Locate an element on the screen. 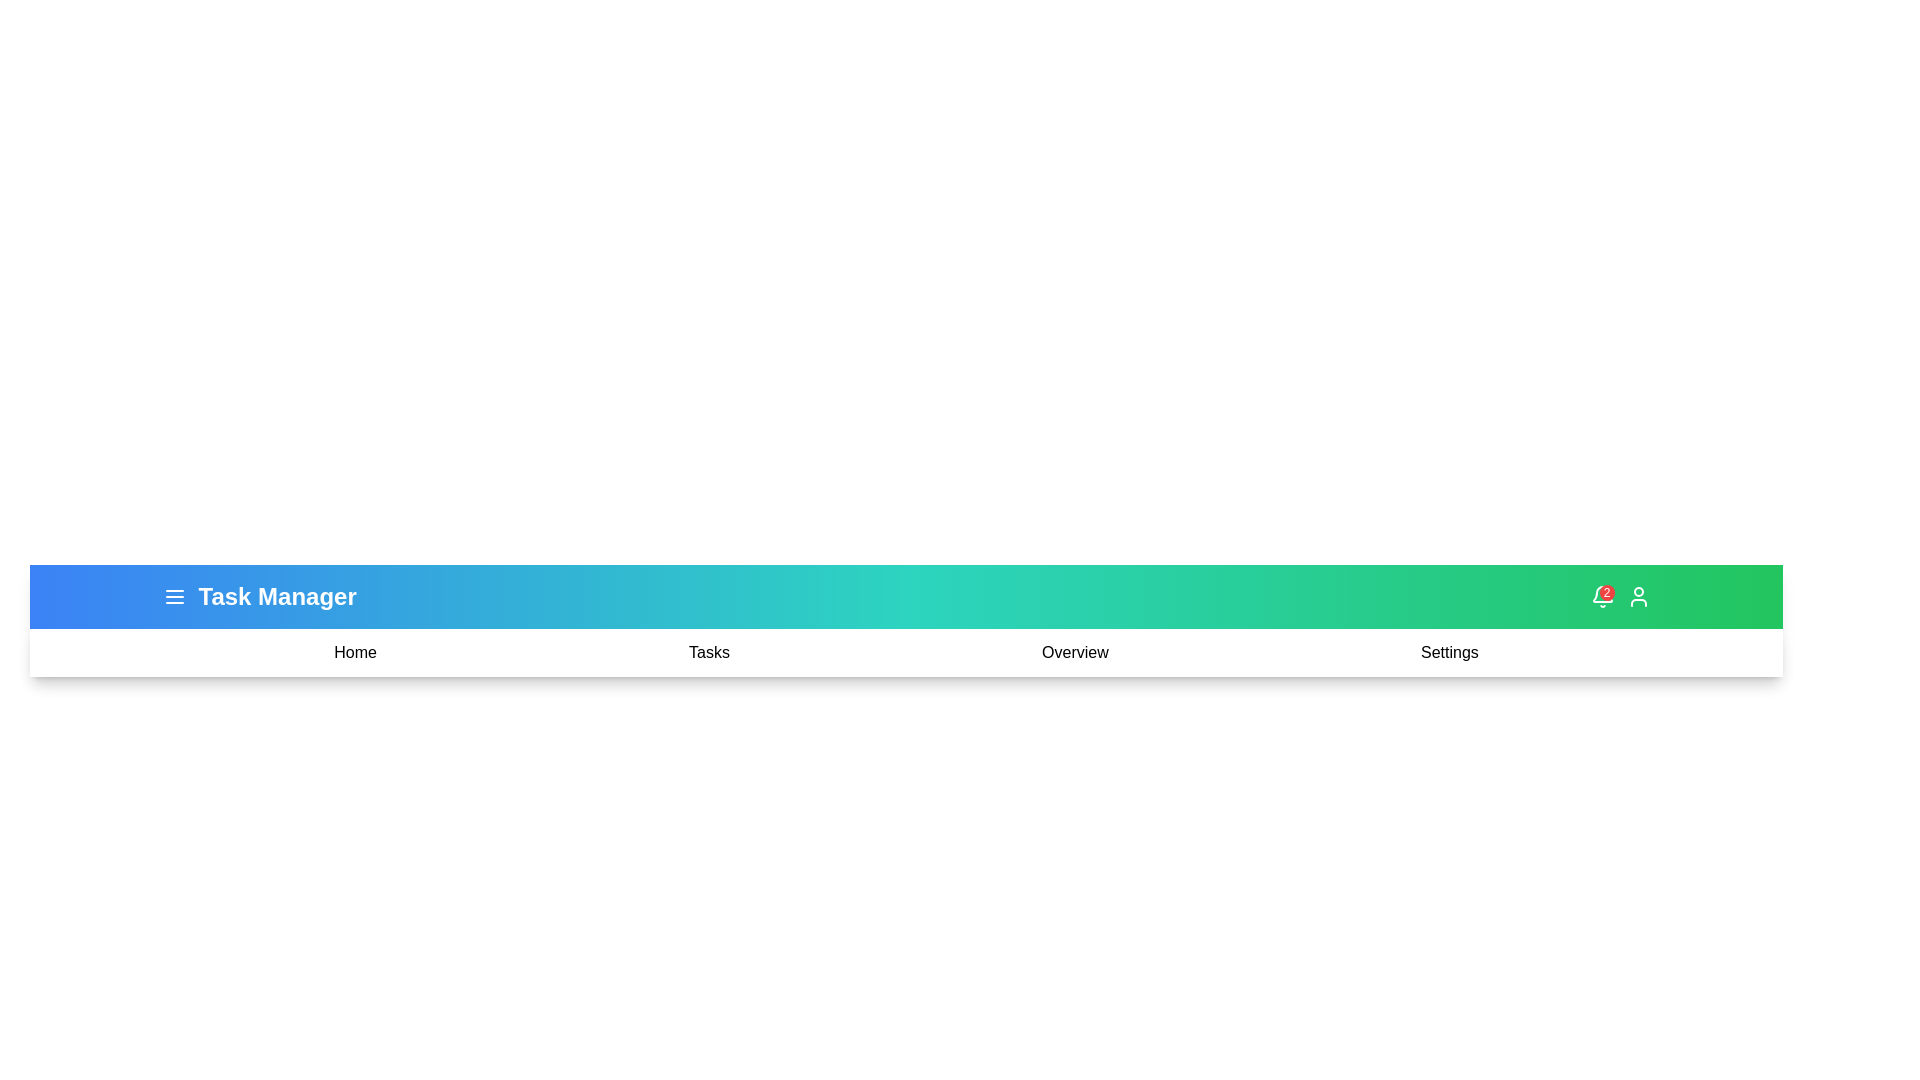  the notification bell icon to clear notifications is located at coordinates (1602, 596).